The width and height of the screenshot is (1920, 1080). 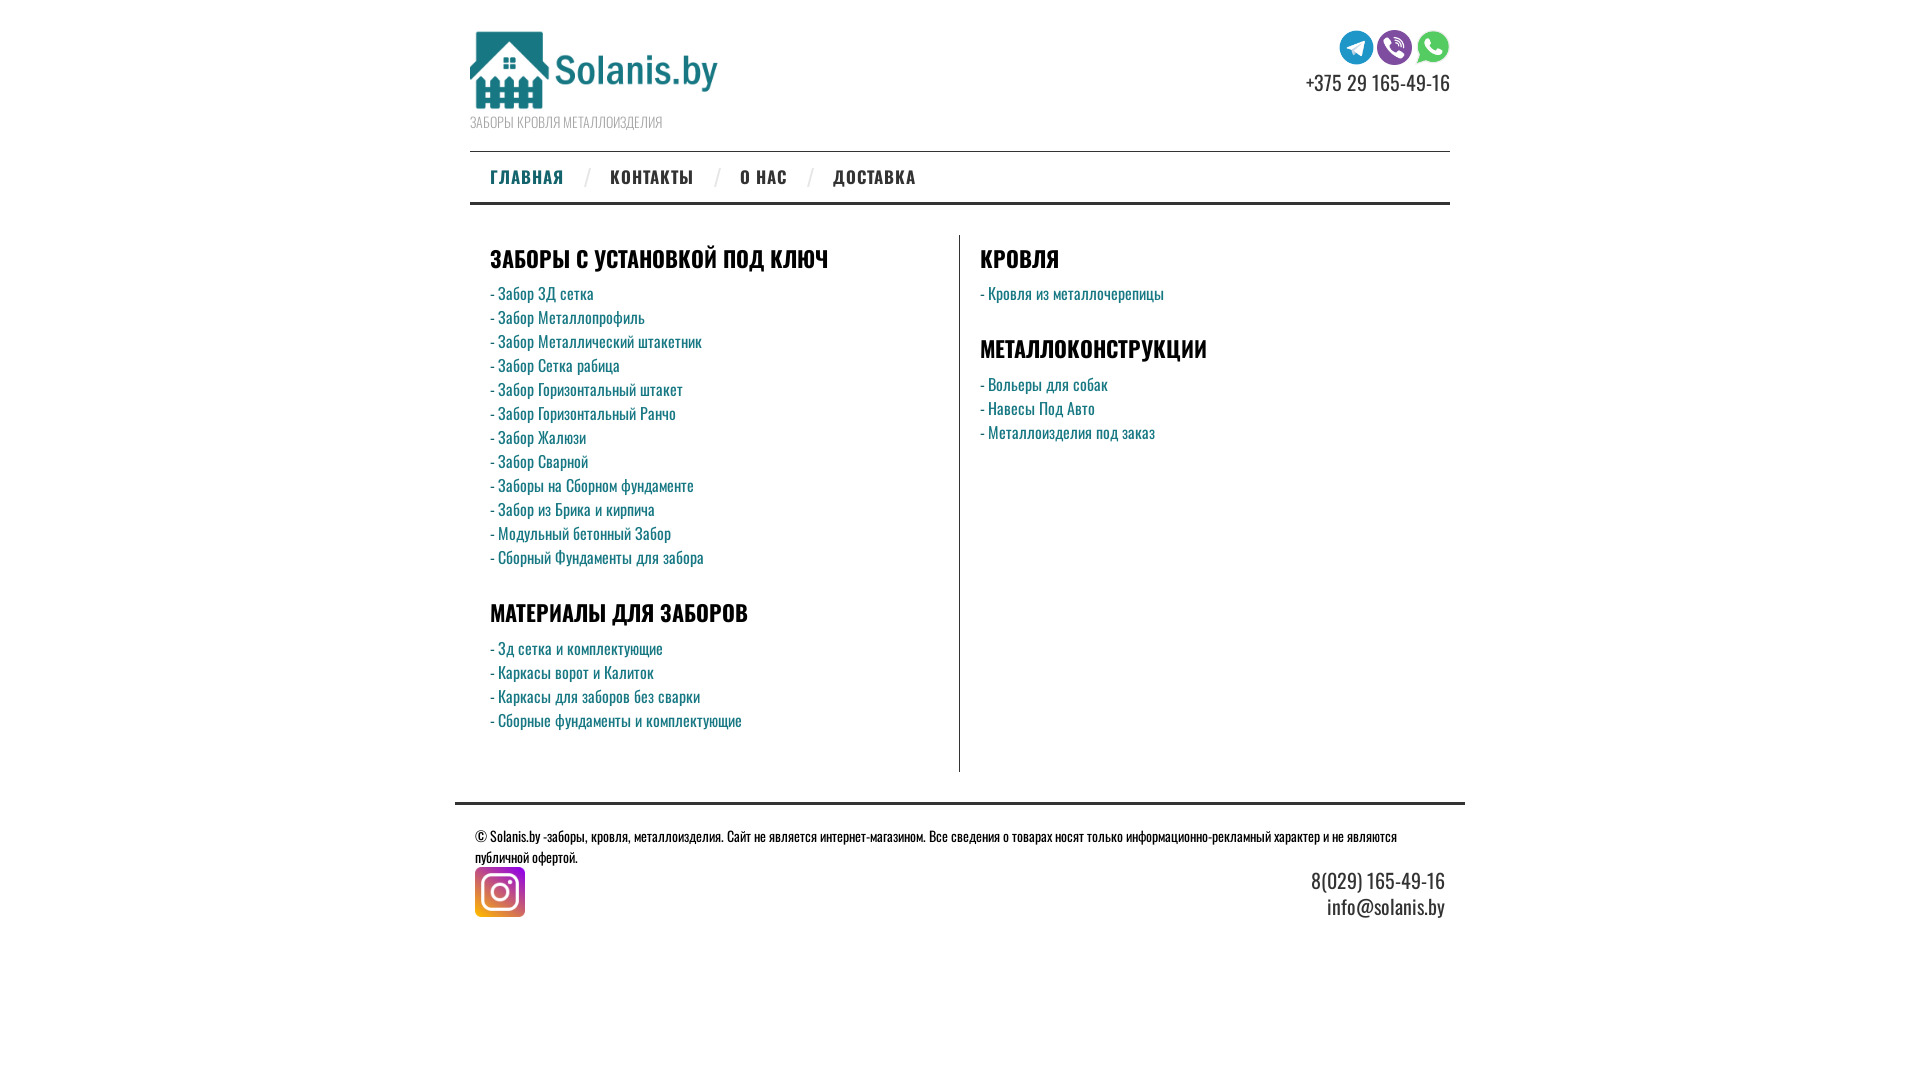 What do you see at coordinates (1326, 906) in the screenshot?
I see `'info@solanis.by'` at bounding box center [1326, 906].